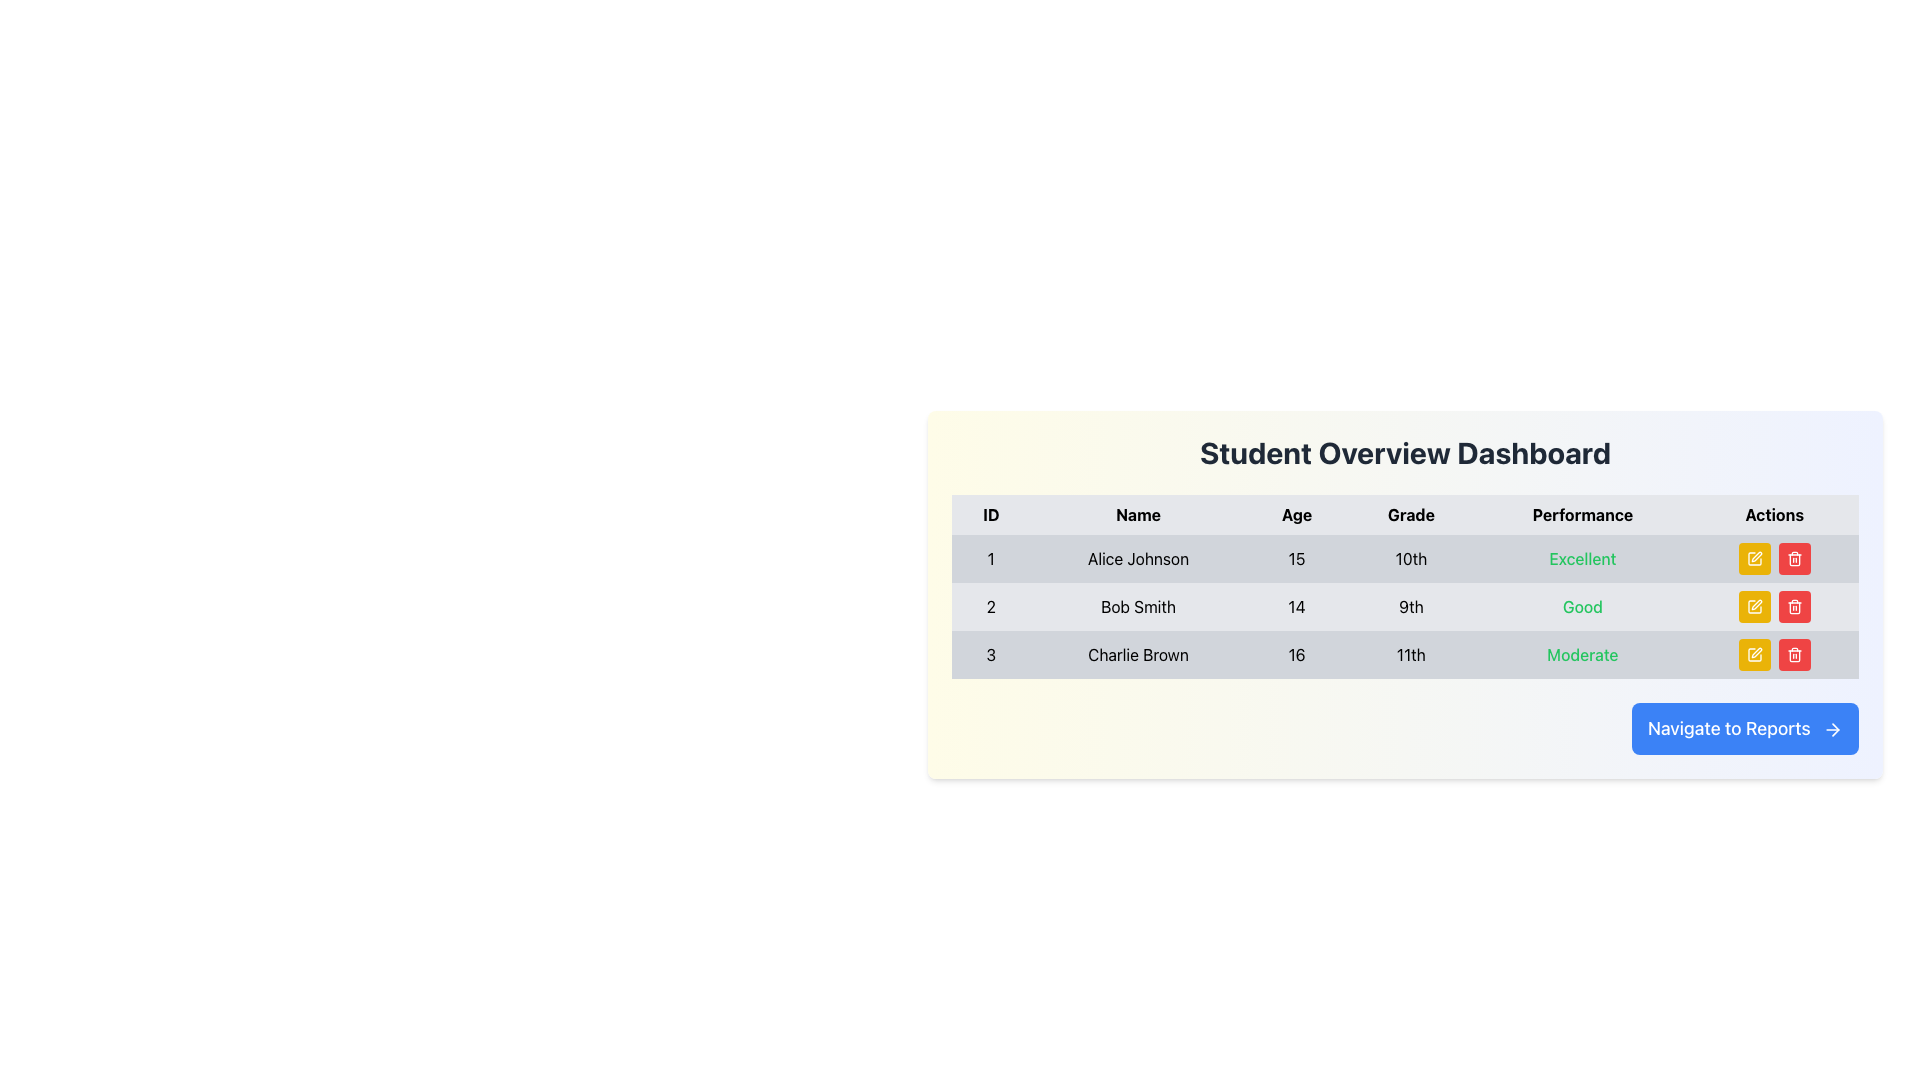 The width and height of the screenshot is (1920, 1080). Describe the element at coordinates (991, 559) in the screenshot. I see `the text label that identifies the first entry in the student information table for Alice Johnson, located under the 'ID' column header` at that location.